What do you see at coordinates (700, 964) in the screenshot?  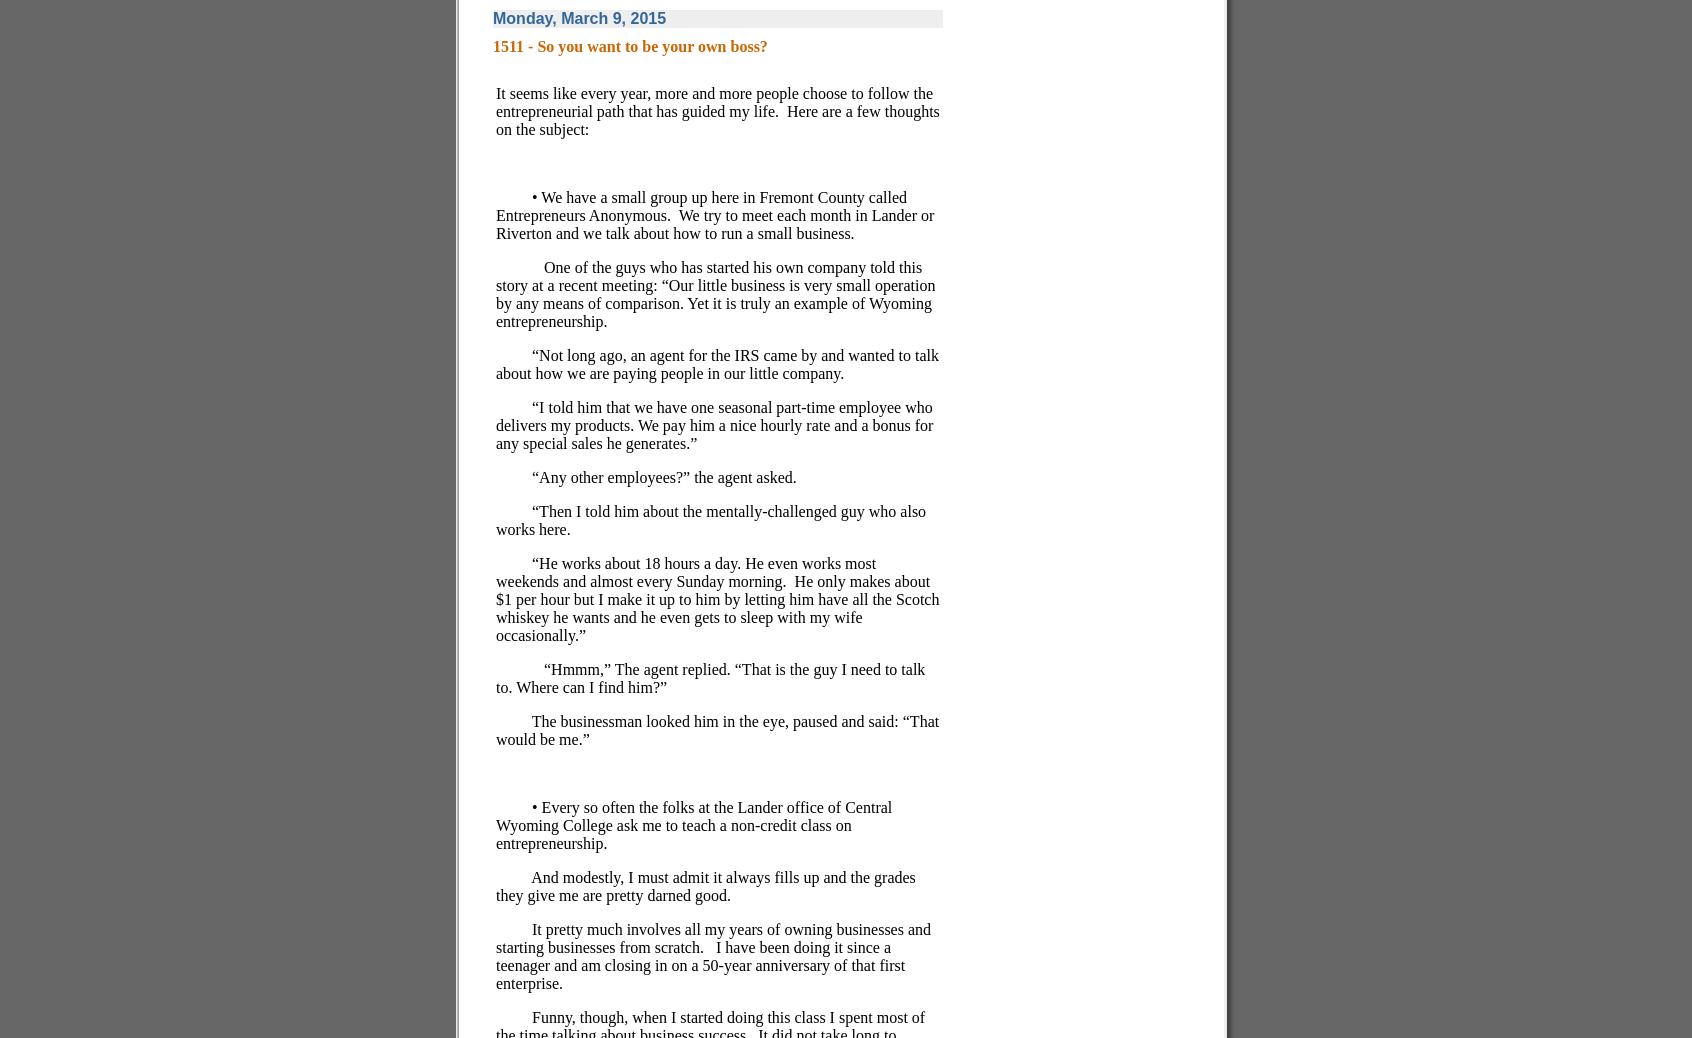 I see `'I have been doing it since a
teenager and am closing in on a 50-year anniversary of that first enterprise.'` at bounding box center [700, 964].